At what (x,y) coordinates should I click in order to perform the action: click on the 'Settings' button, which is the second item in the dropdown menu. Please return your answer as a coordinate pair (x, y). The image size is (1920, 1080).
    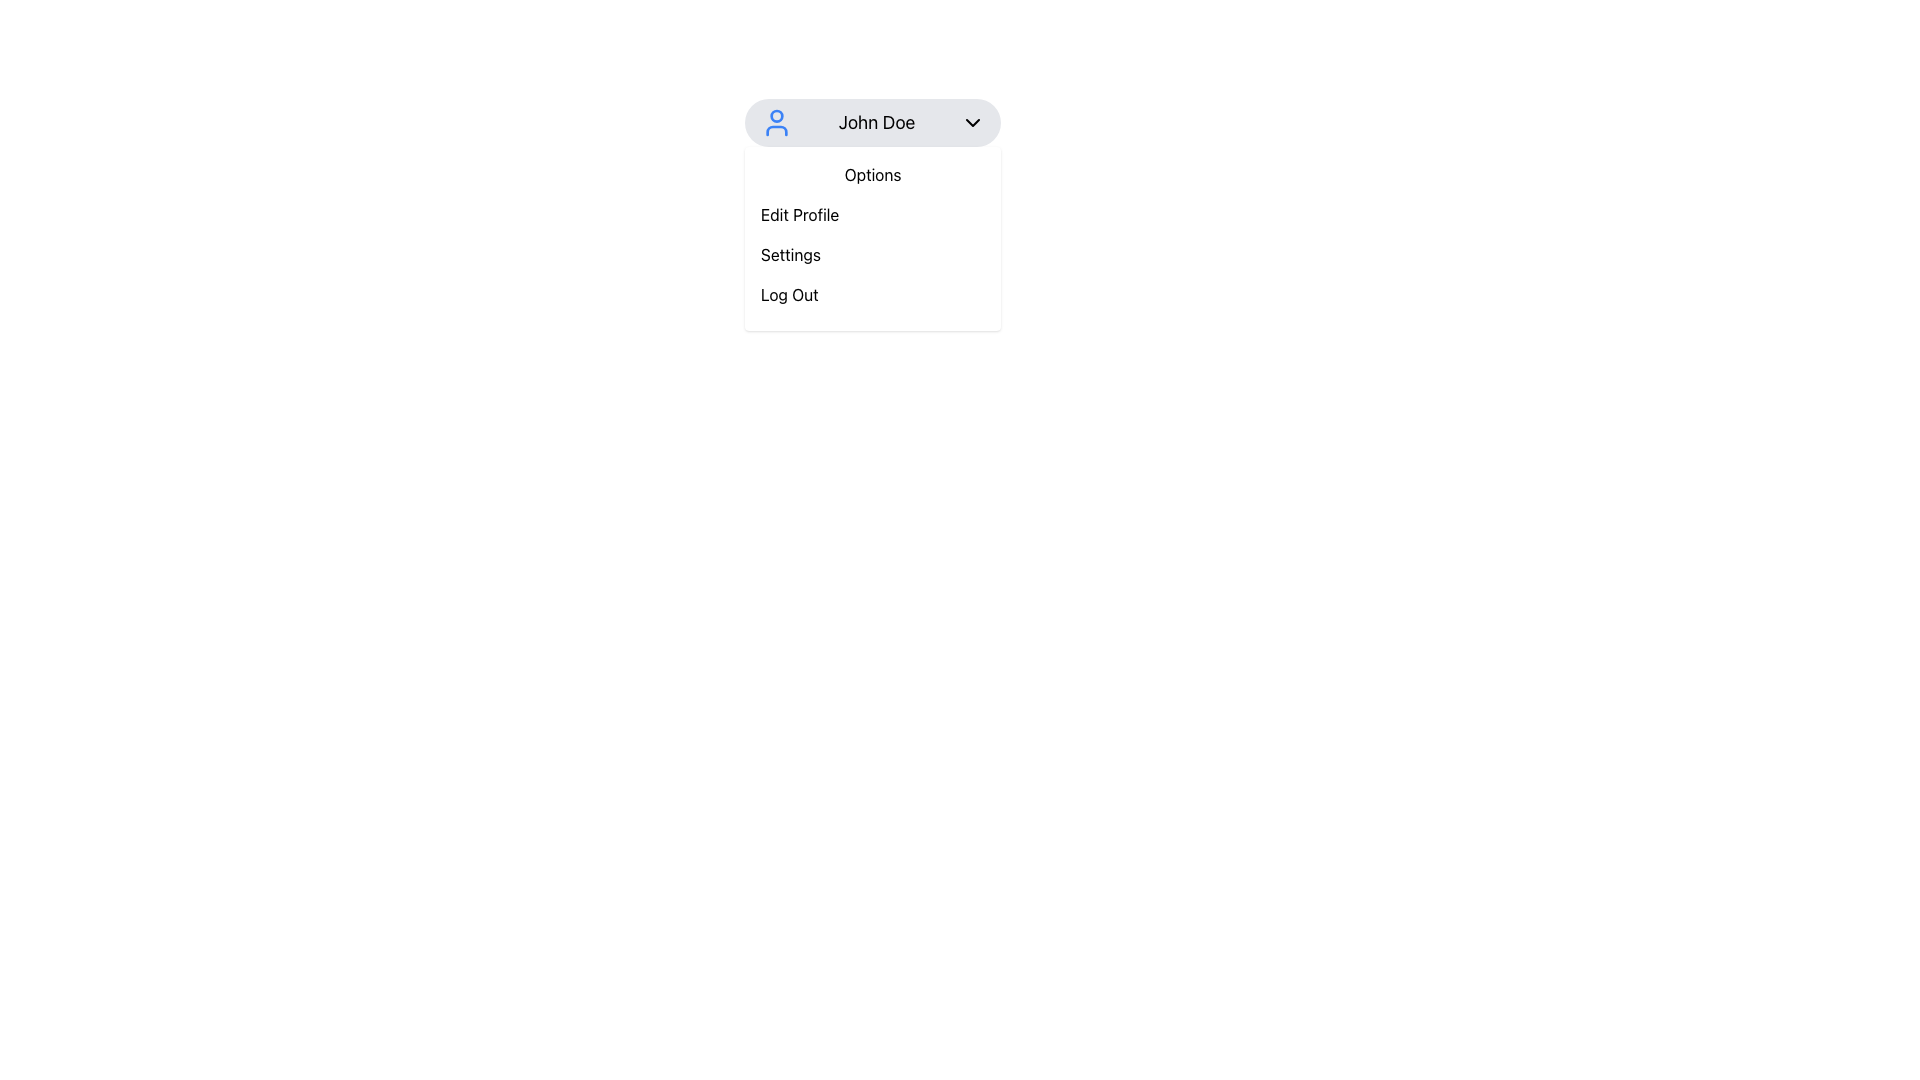
    Looking at the image, I should click on (873, 253).